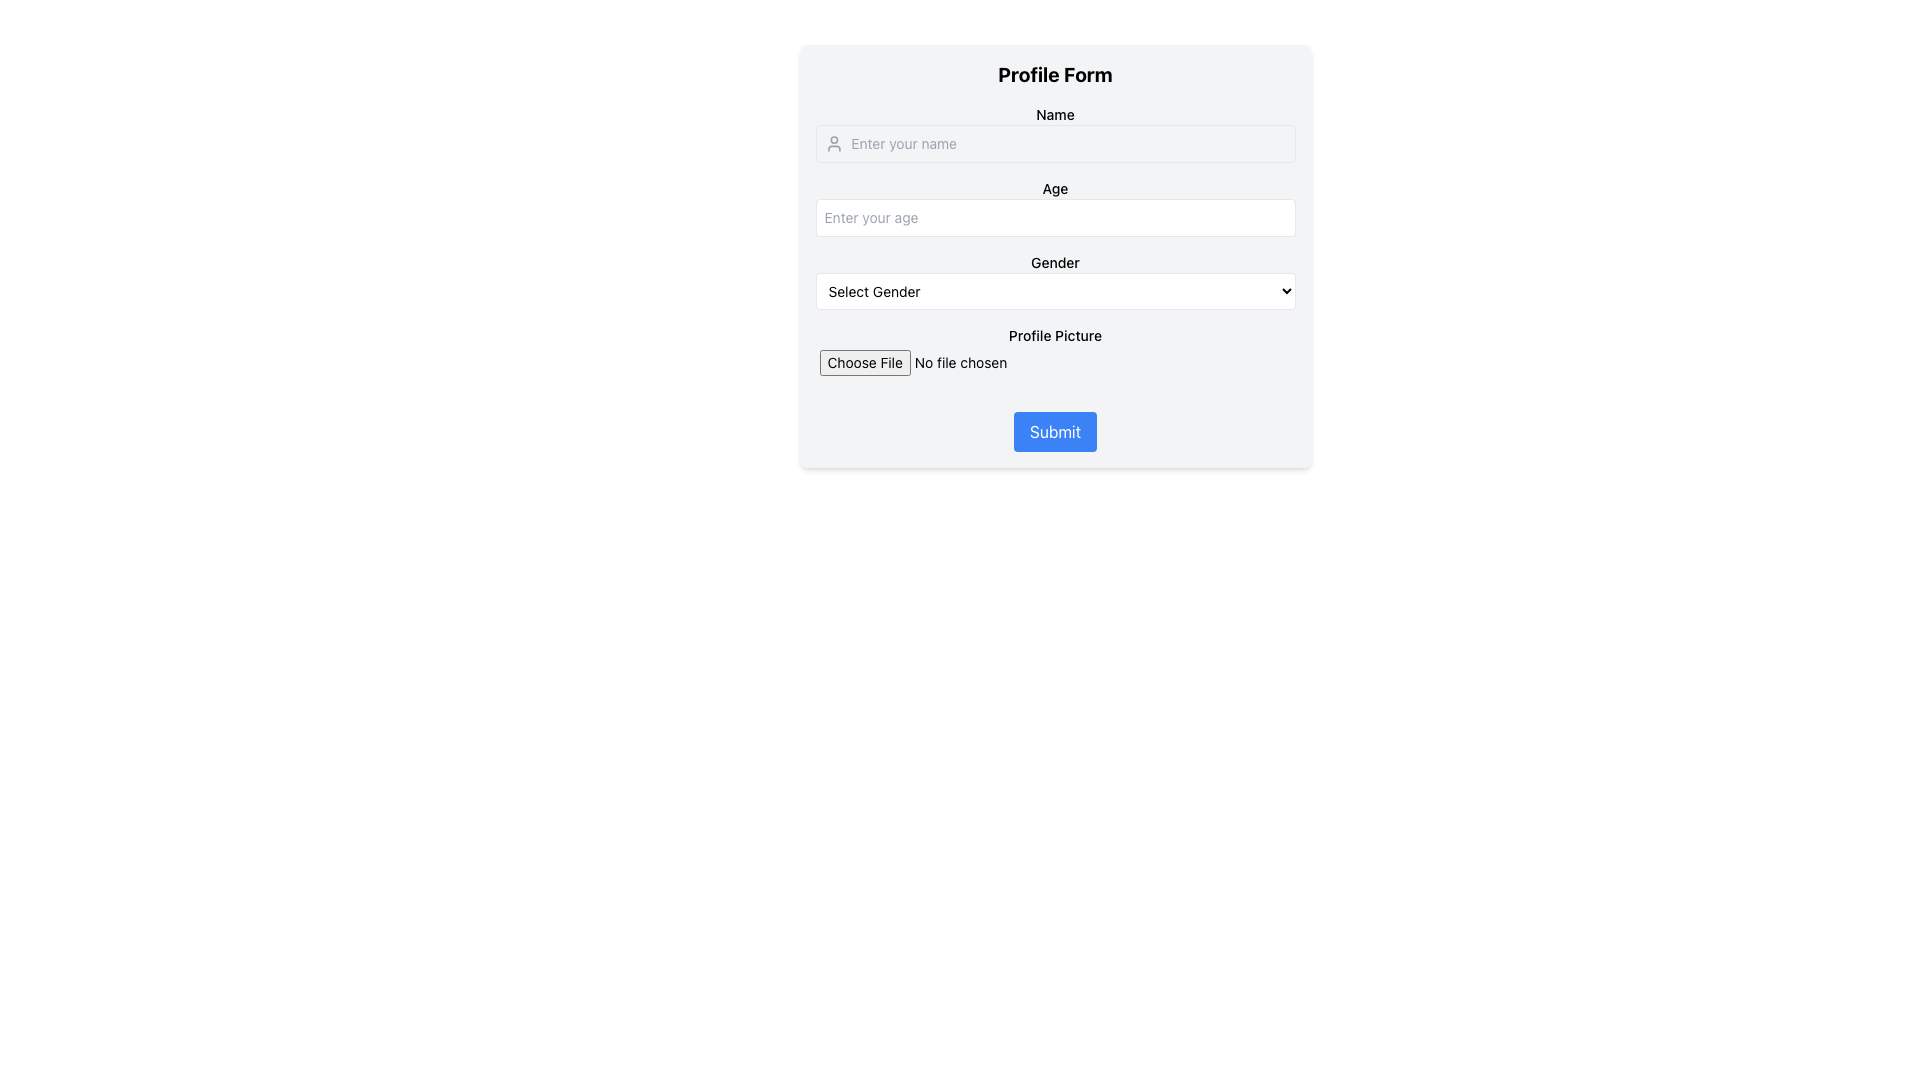 The width and height of the screenshot is (1920, 1080). Describe the element at coordinates (1054, 261) in the screenshot. I see `the Text Label indicating the gender selection field, which is located directly above the 'Select Gender' dropdown menu in the middle section of the form` at that location.